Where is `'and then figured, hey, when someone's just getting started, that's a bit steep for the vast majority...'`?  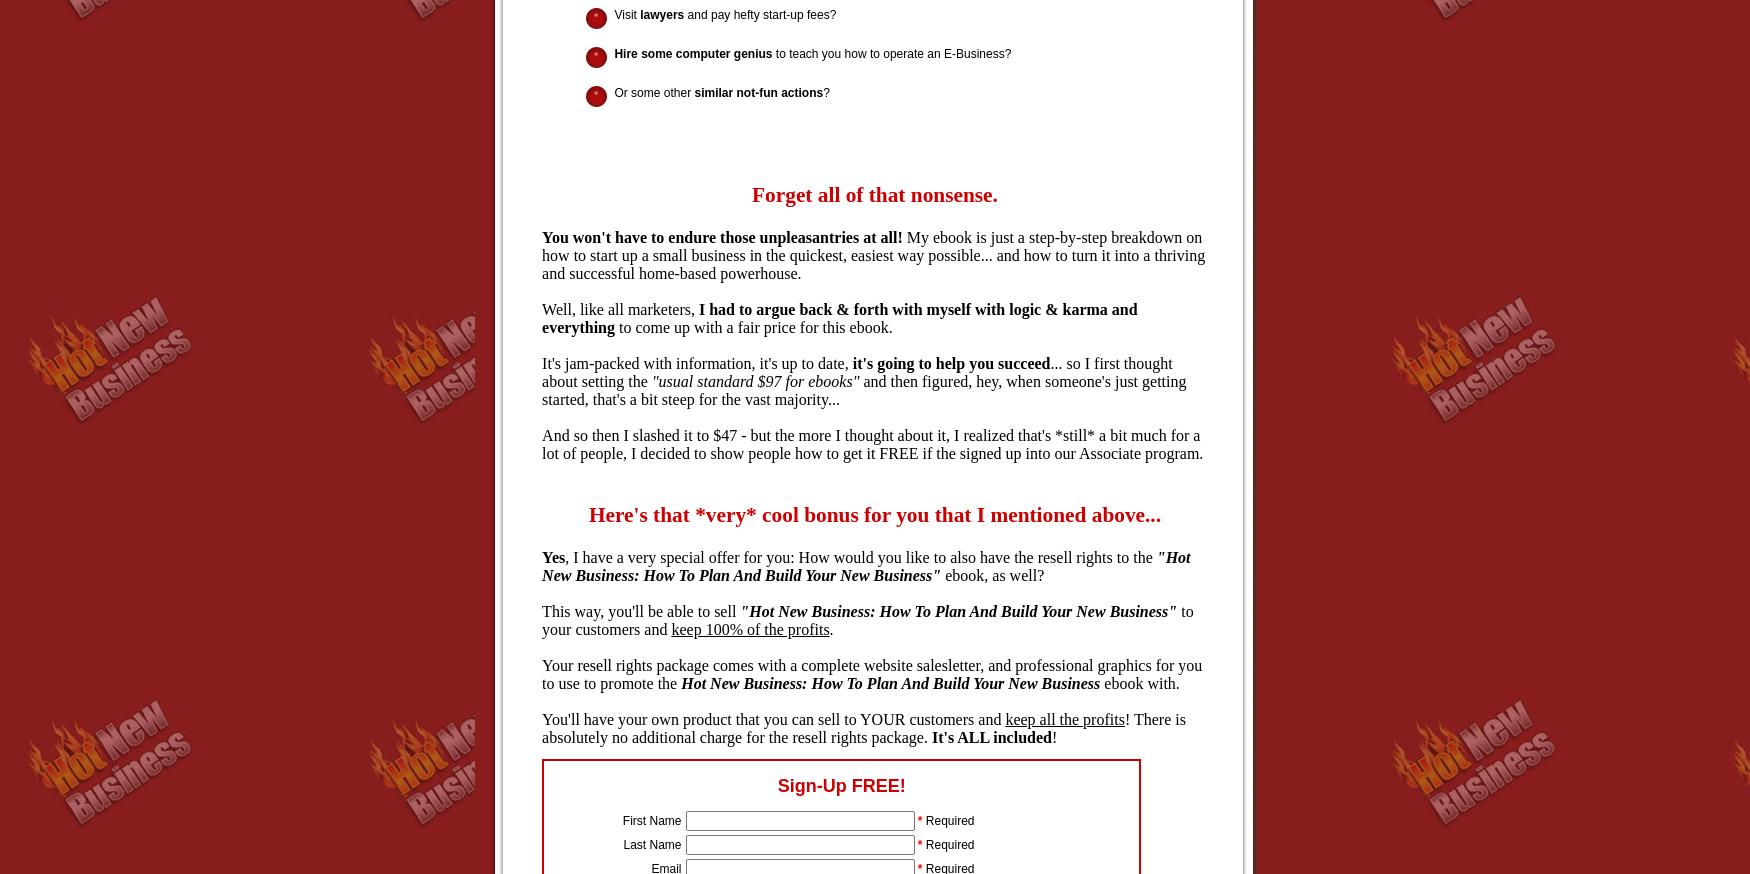
'and then figured, hey, when someone's just getting started, that's a bit steep for the vast majority...' is located at coordinates (863, 390).